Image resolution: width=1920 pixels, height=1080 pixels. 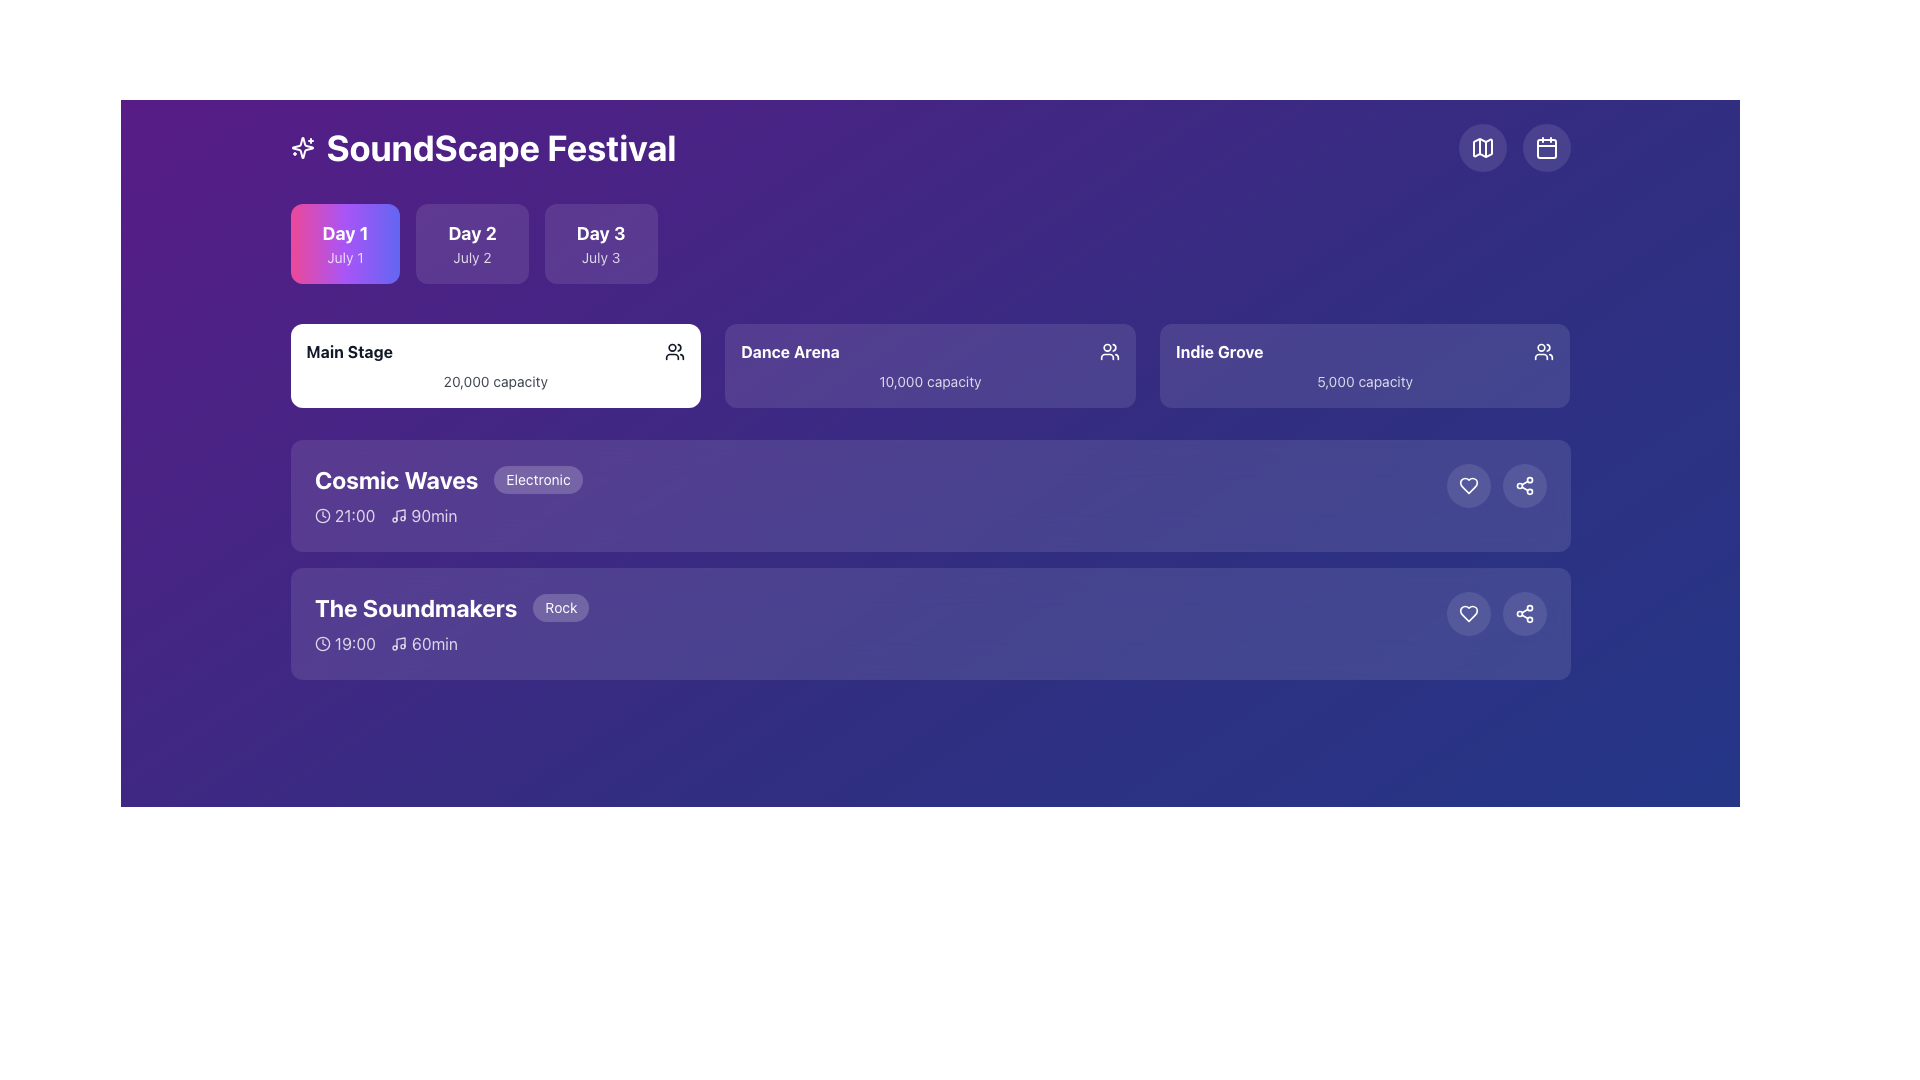 I want to click on text '60min' next to the musical note icon in the row for the event 'The Soundmakers' to understand the event's duration, so click(x=423, y=644).